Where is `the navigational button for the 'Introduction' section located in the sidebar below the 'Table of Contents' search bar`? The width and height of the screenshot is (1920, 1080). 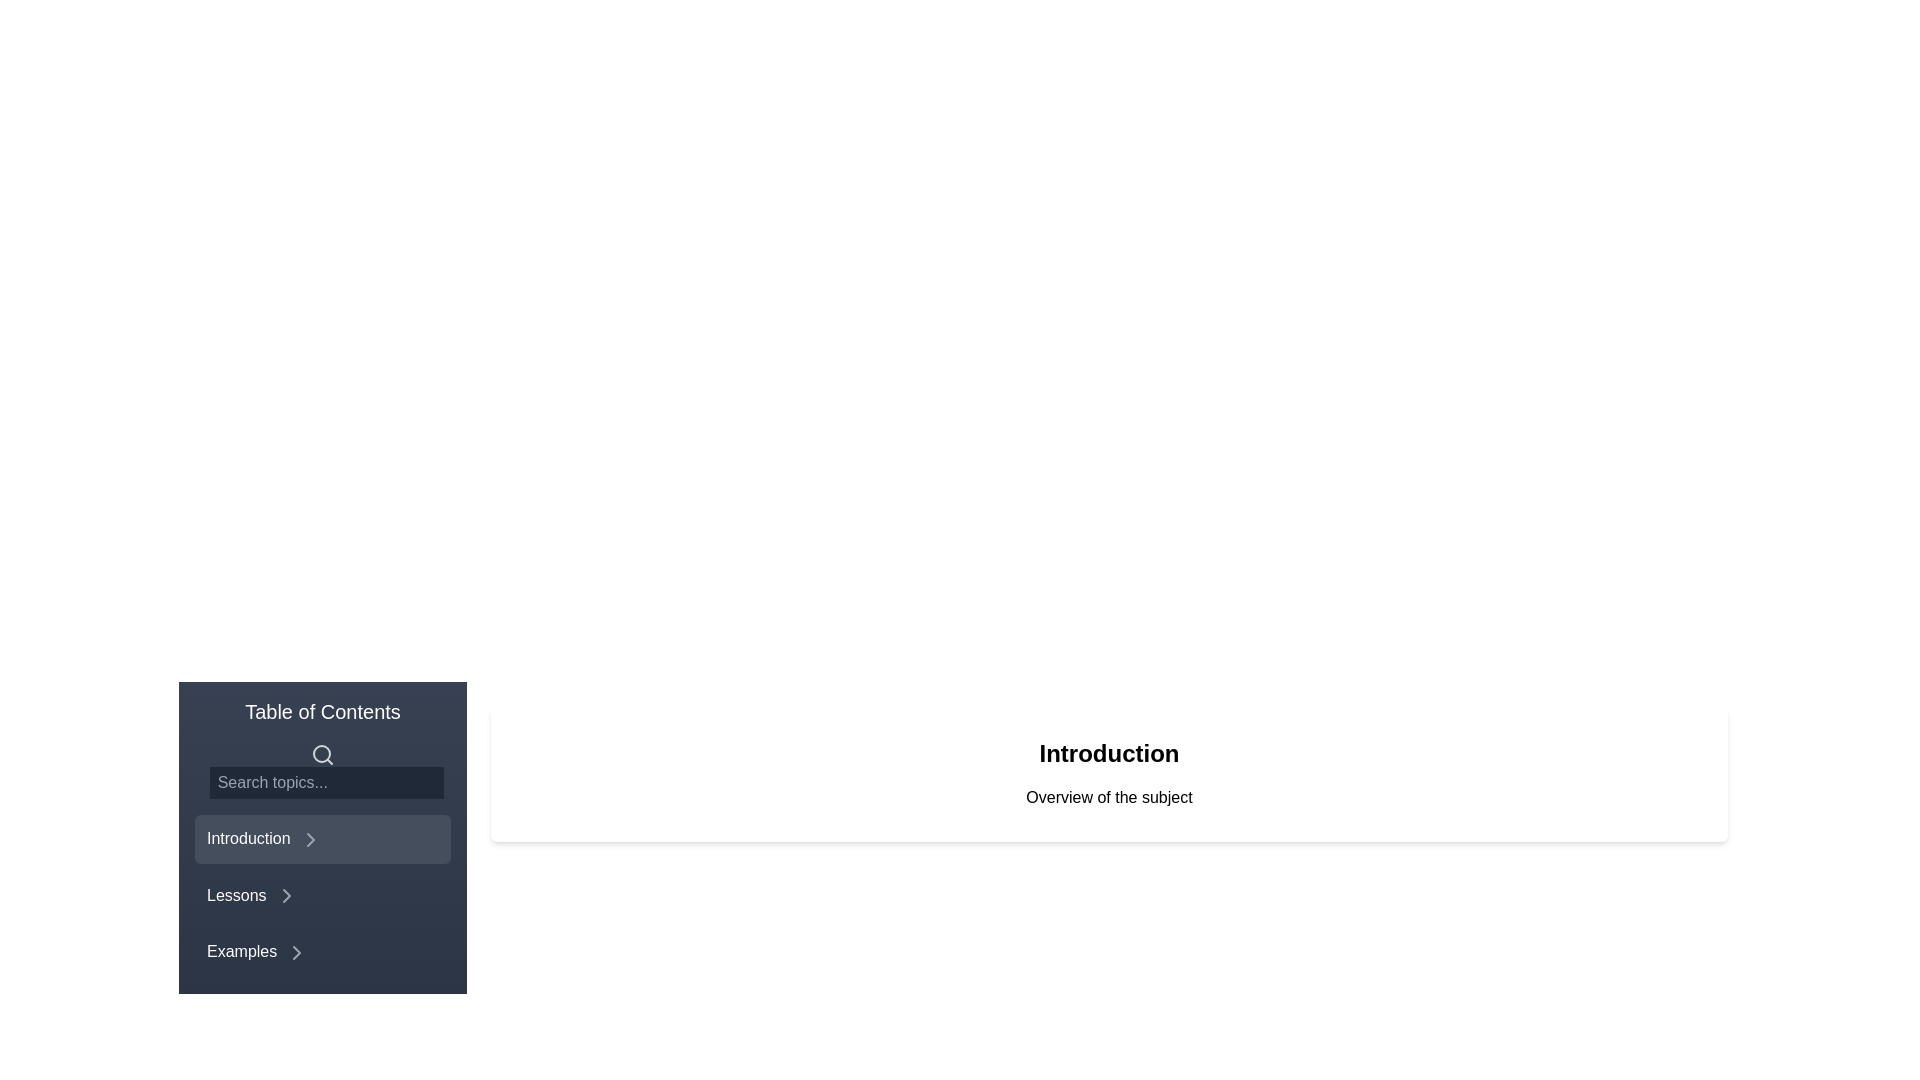
the navigational button for the 'Introduction' section located in the sidebar below the 'Table of Contents' search bar is located at coordinates (322, 839).